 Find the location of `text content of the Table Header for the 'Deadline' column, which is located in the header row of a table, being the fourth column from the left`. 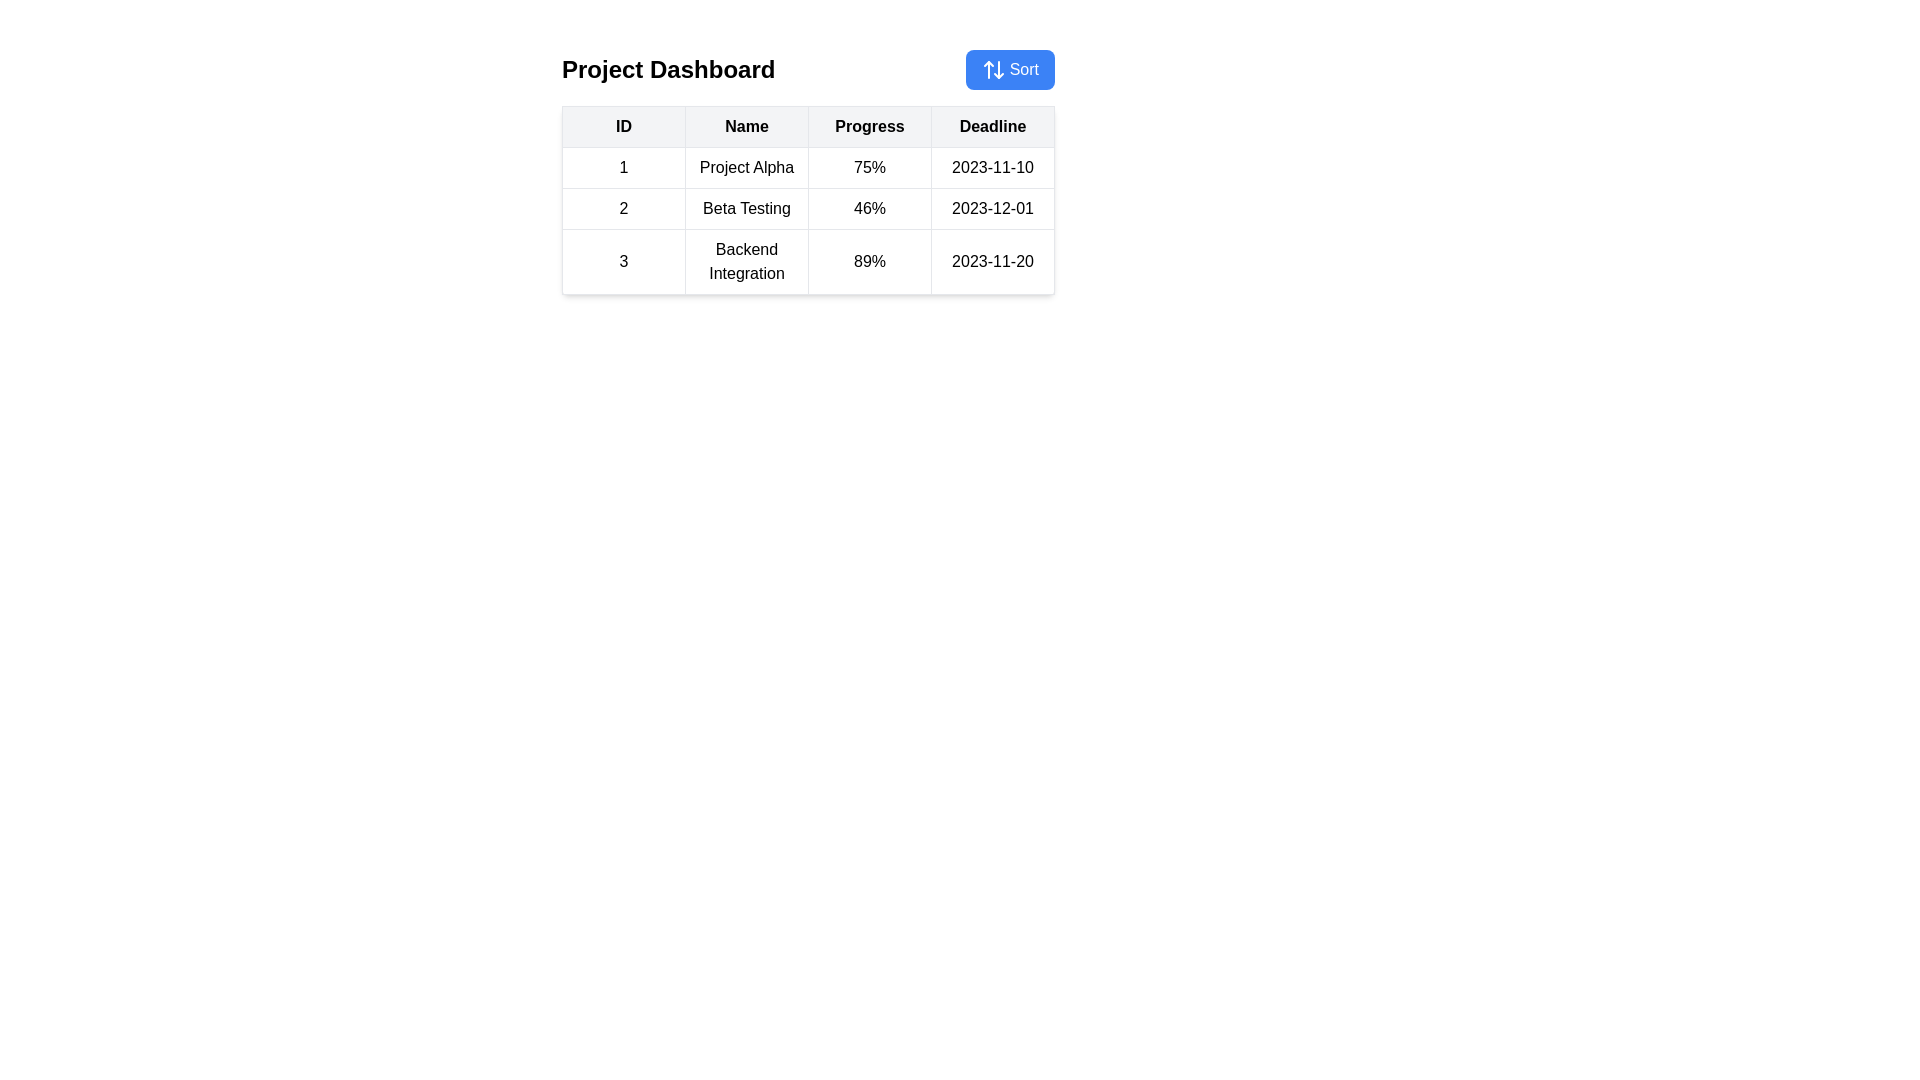

text content of the Table Header for the 'Deadline' column, which is located in the header row of a table, being the fourth column from the left is located at coordinates (993, 127).